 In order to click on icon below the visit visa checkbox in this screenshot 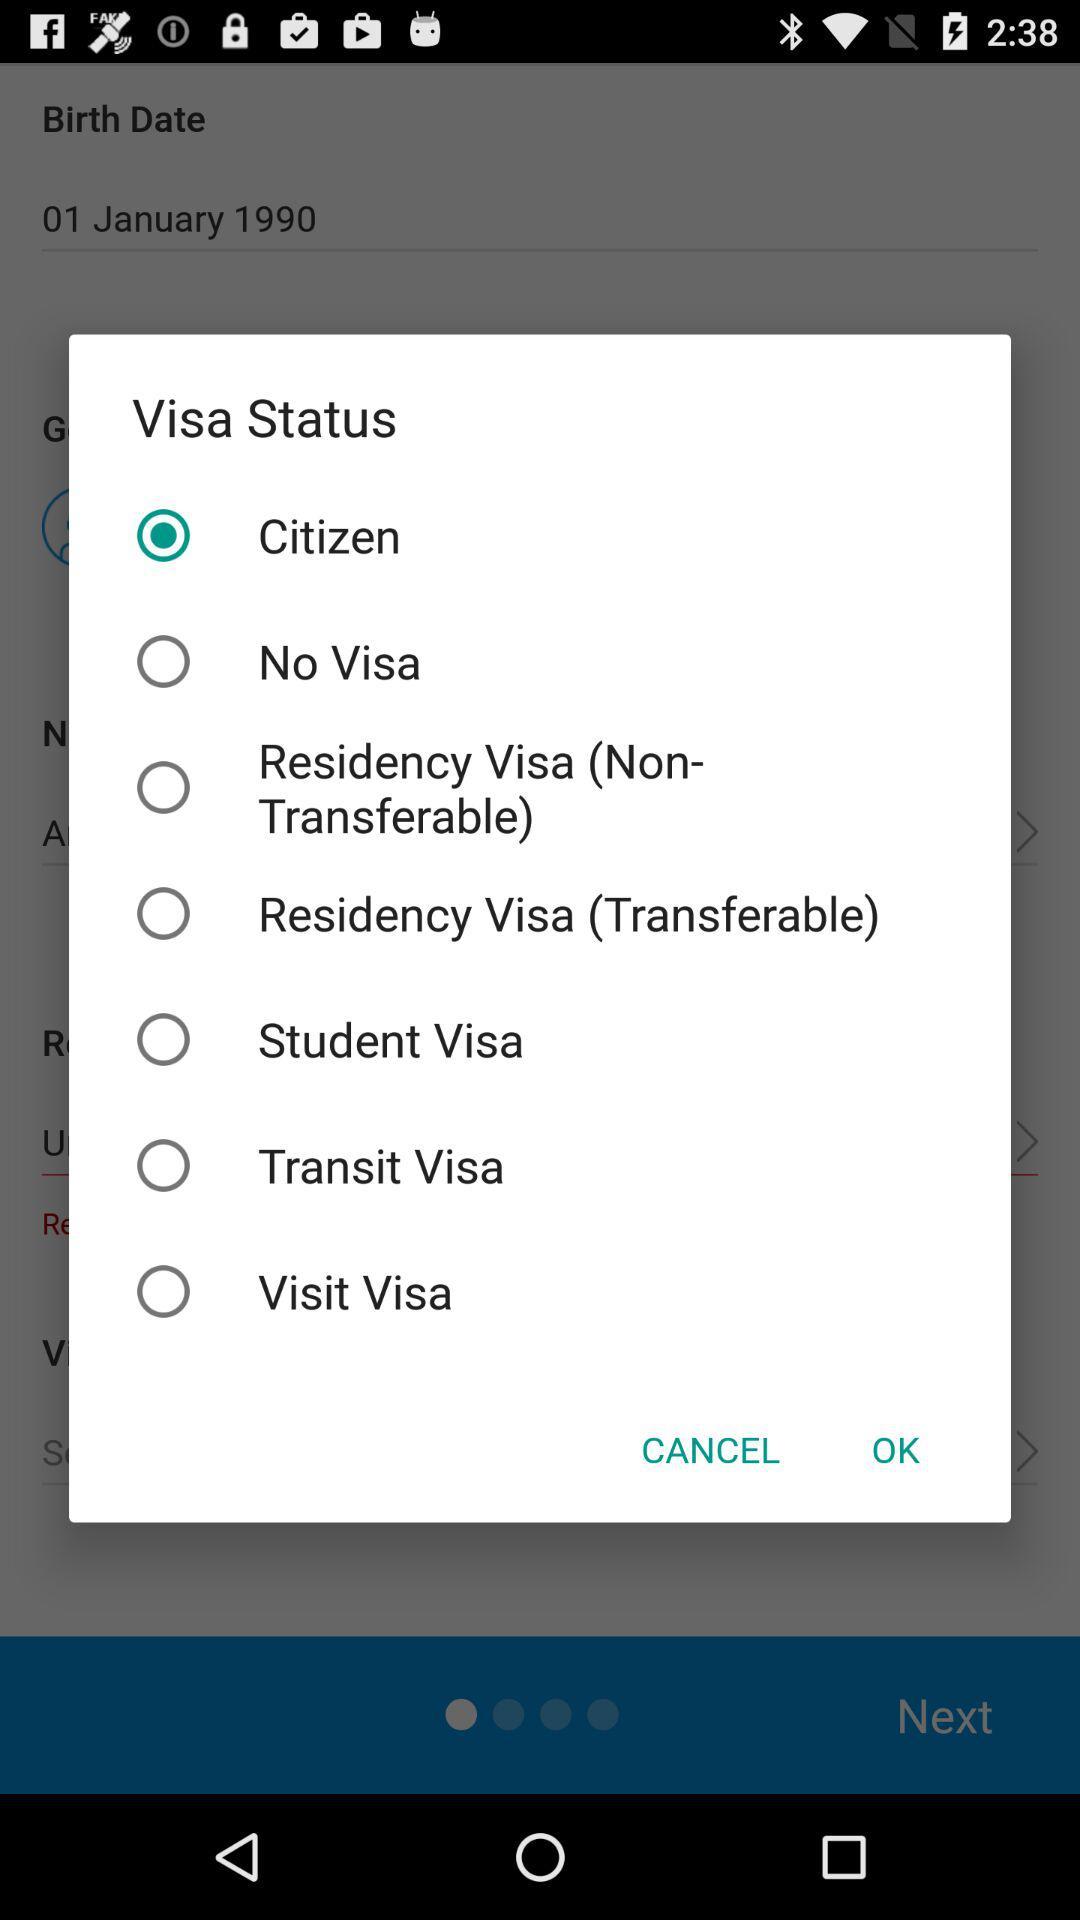, I will do `click(894, 1449)`.